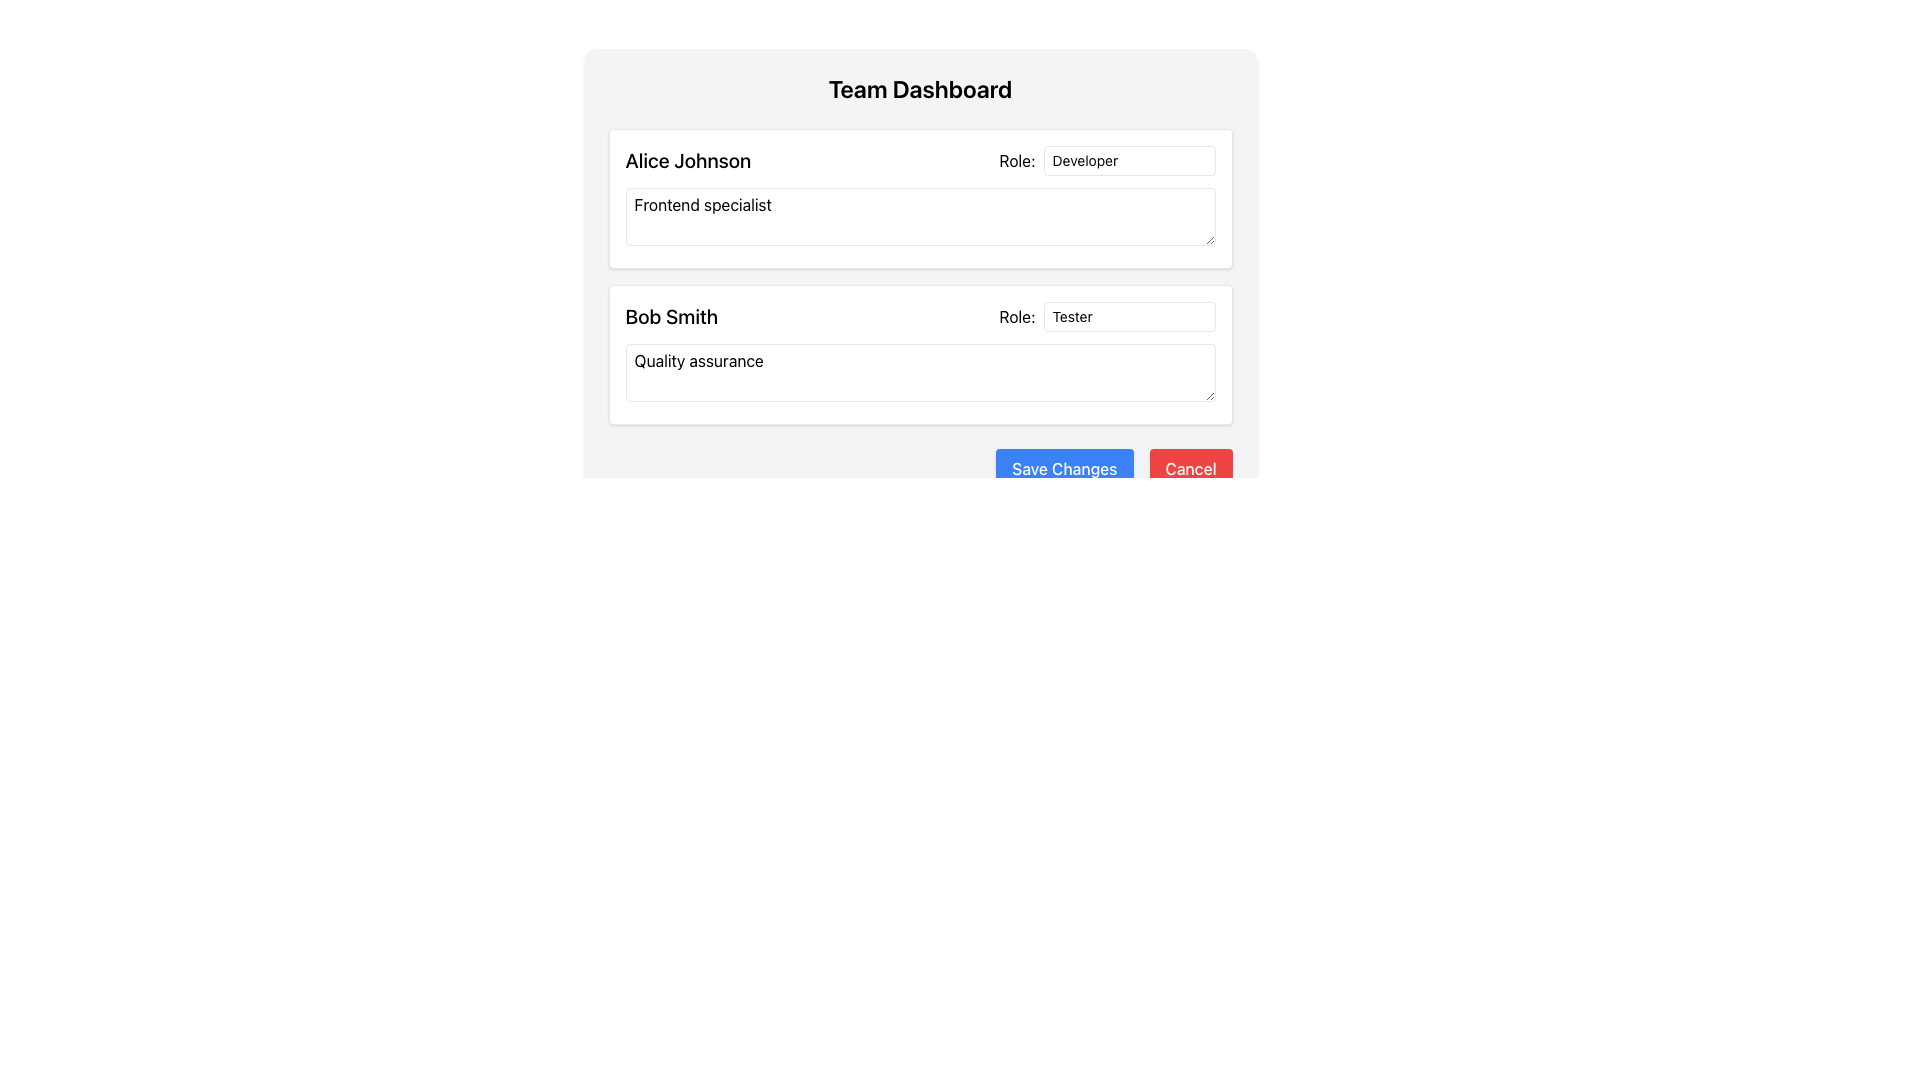  I want to click on to select the text 'Frontend specialist' in the text input field located in the 'Alice Johnson' section under the 'Team Dashboard.', so click(919, 216).